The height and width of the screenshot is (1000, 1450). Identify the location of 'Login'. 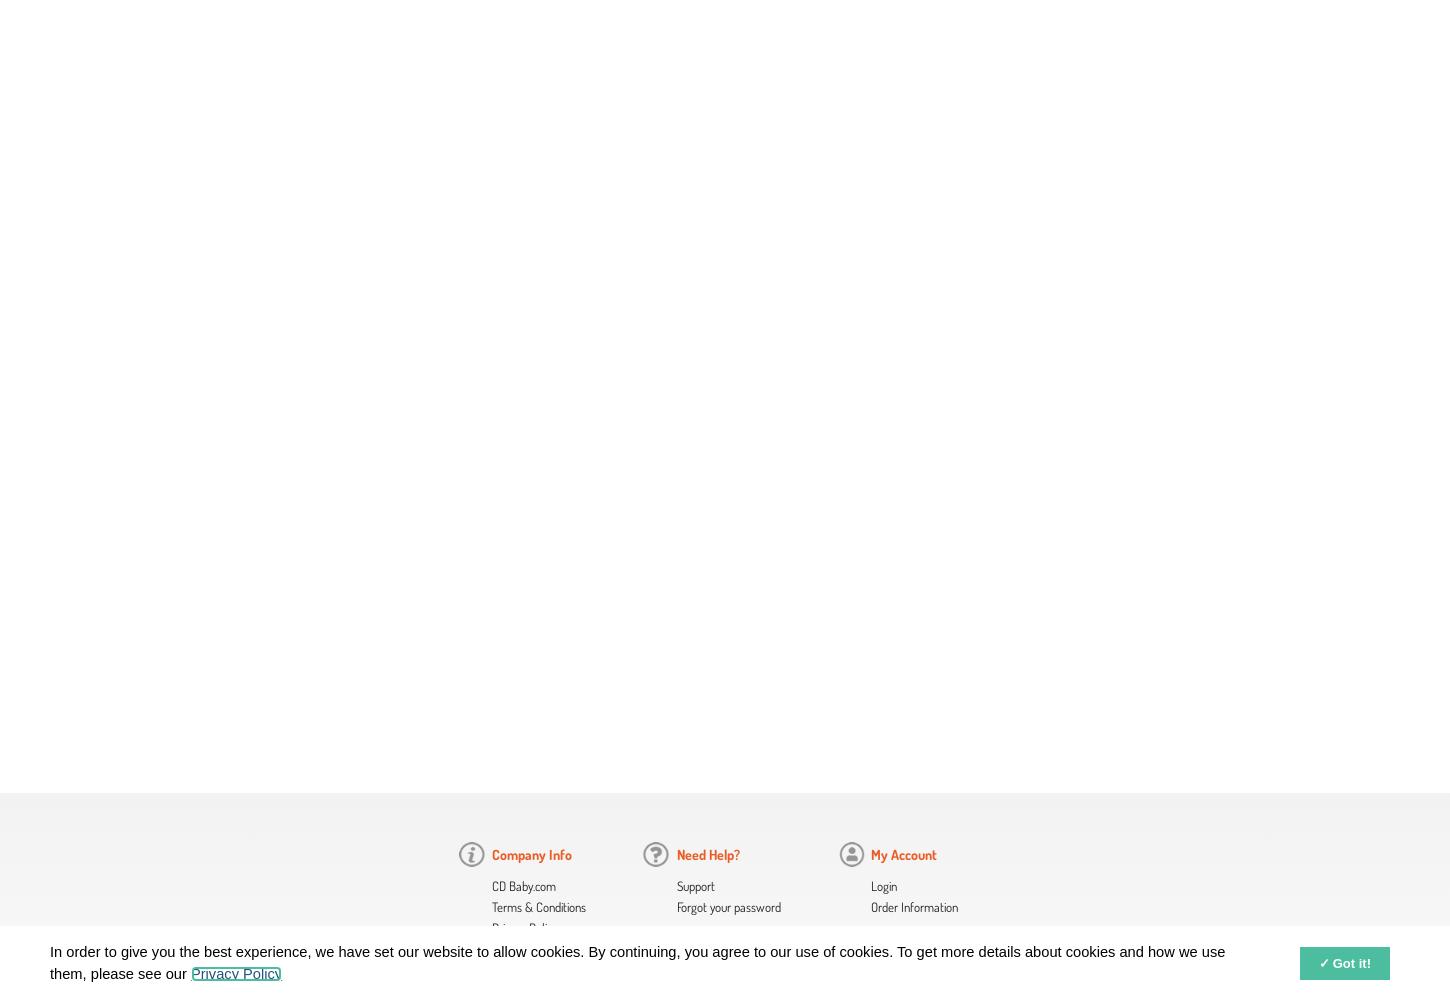
(870, 886).